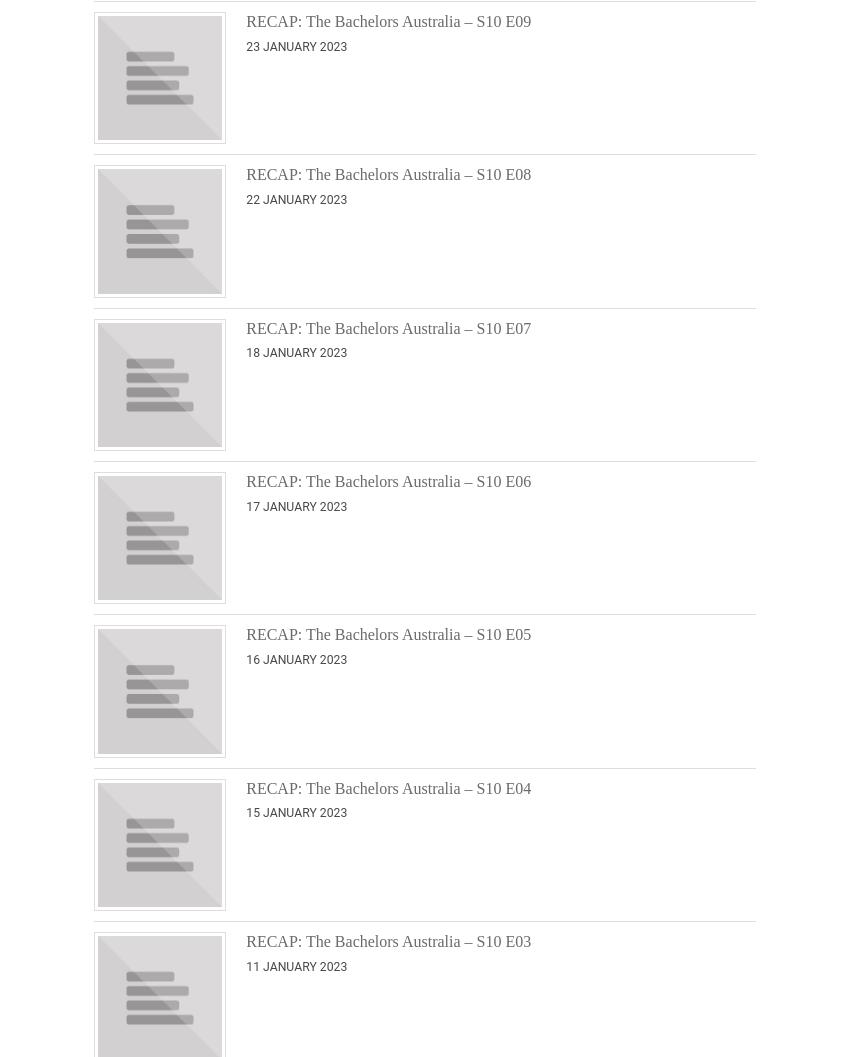 The height and width of the screenshot is (1057, 850). What do you see at coordinates (295, 659) in the screenshot?
I see `'16 January 2023'` at bounding box center [295, 659].